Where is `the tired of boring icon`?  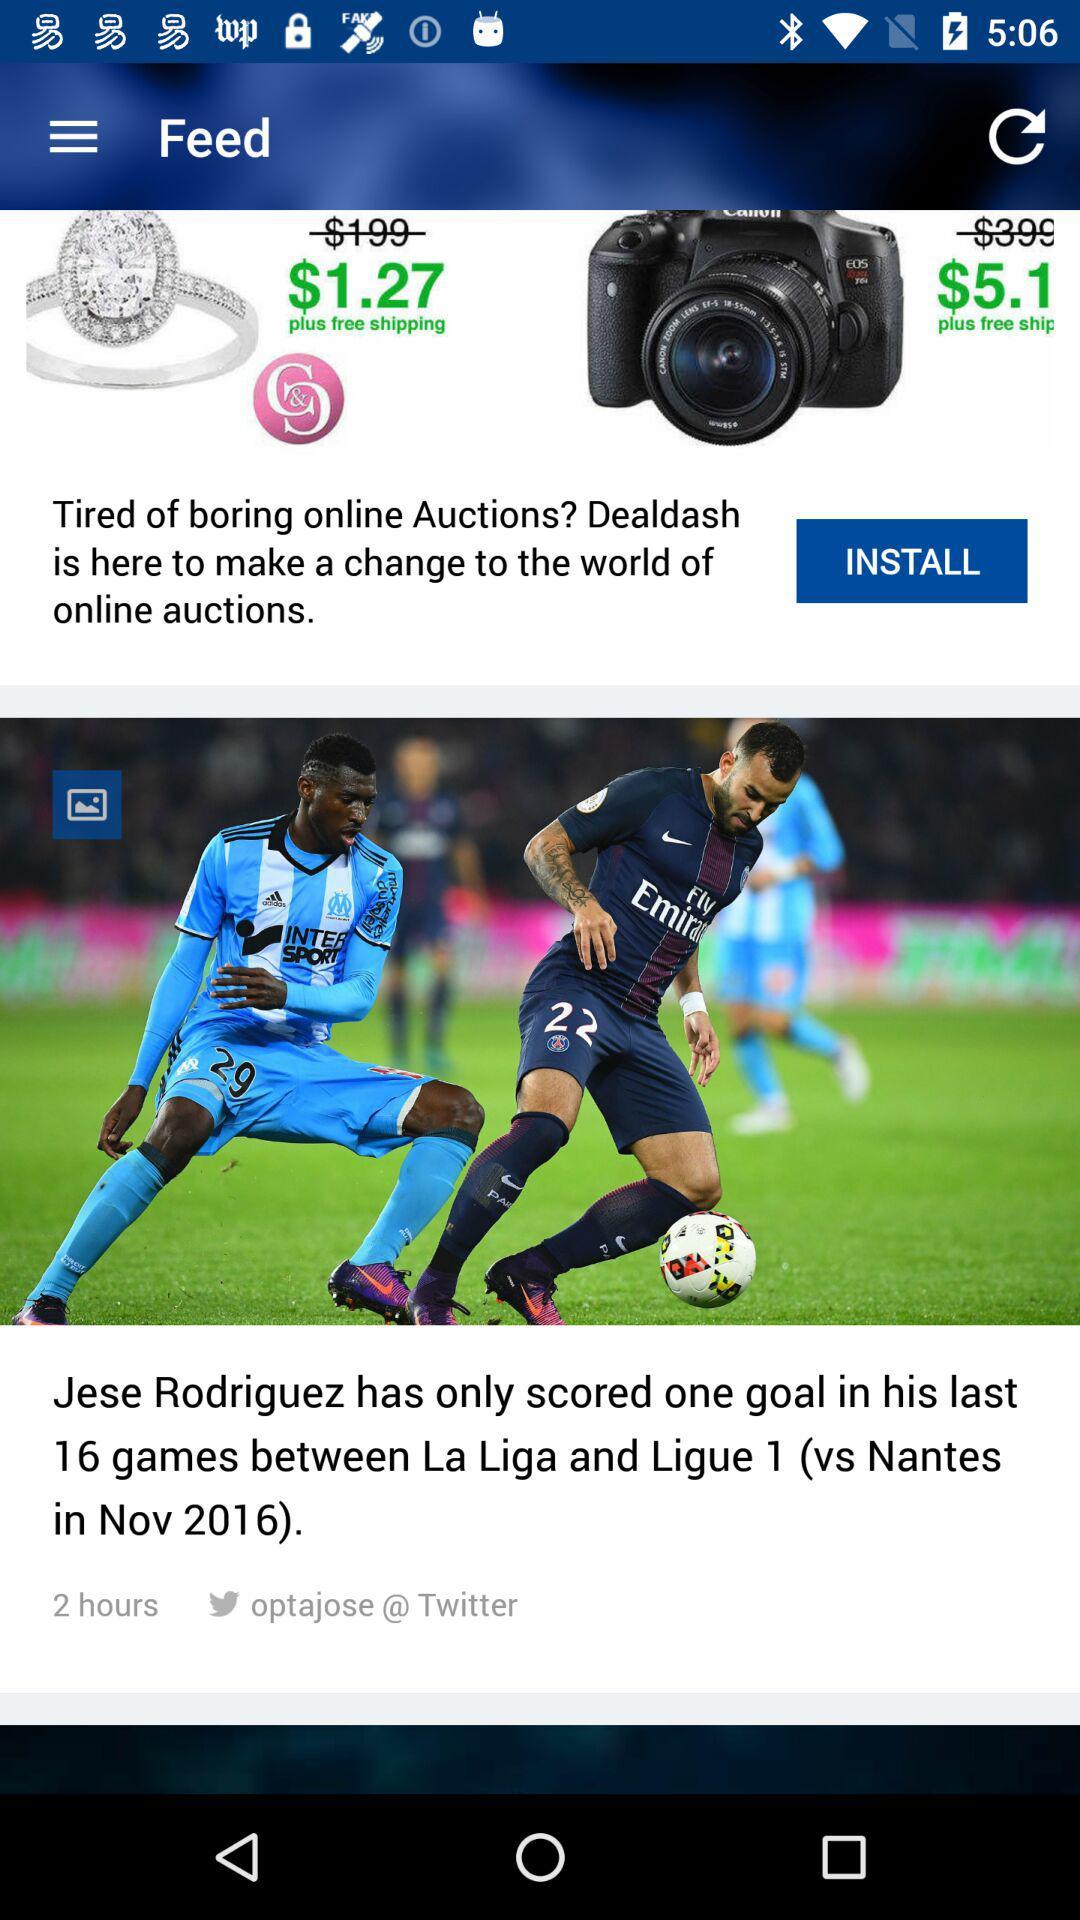 the tired of boring icon is located at coordinates (412, 560).